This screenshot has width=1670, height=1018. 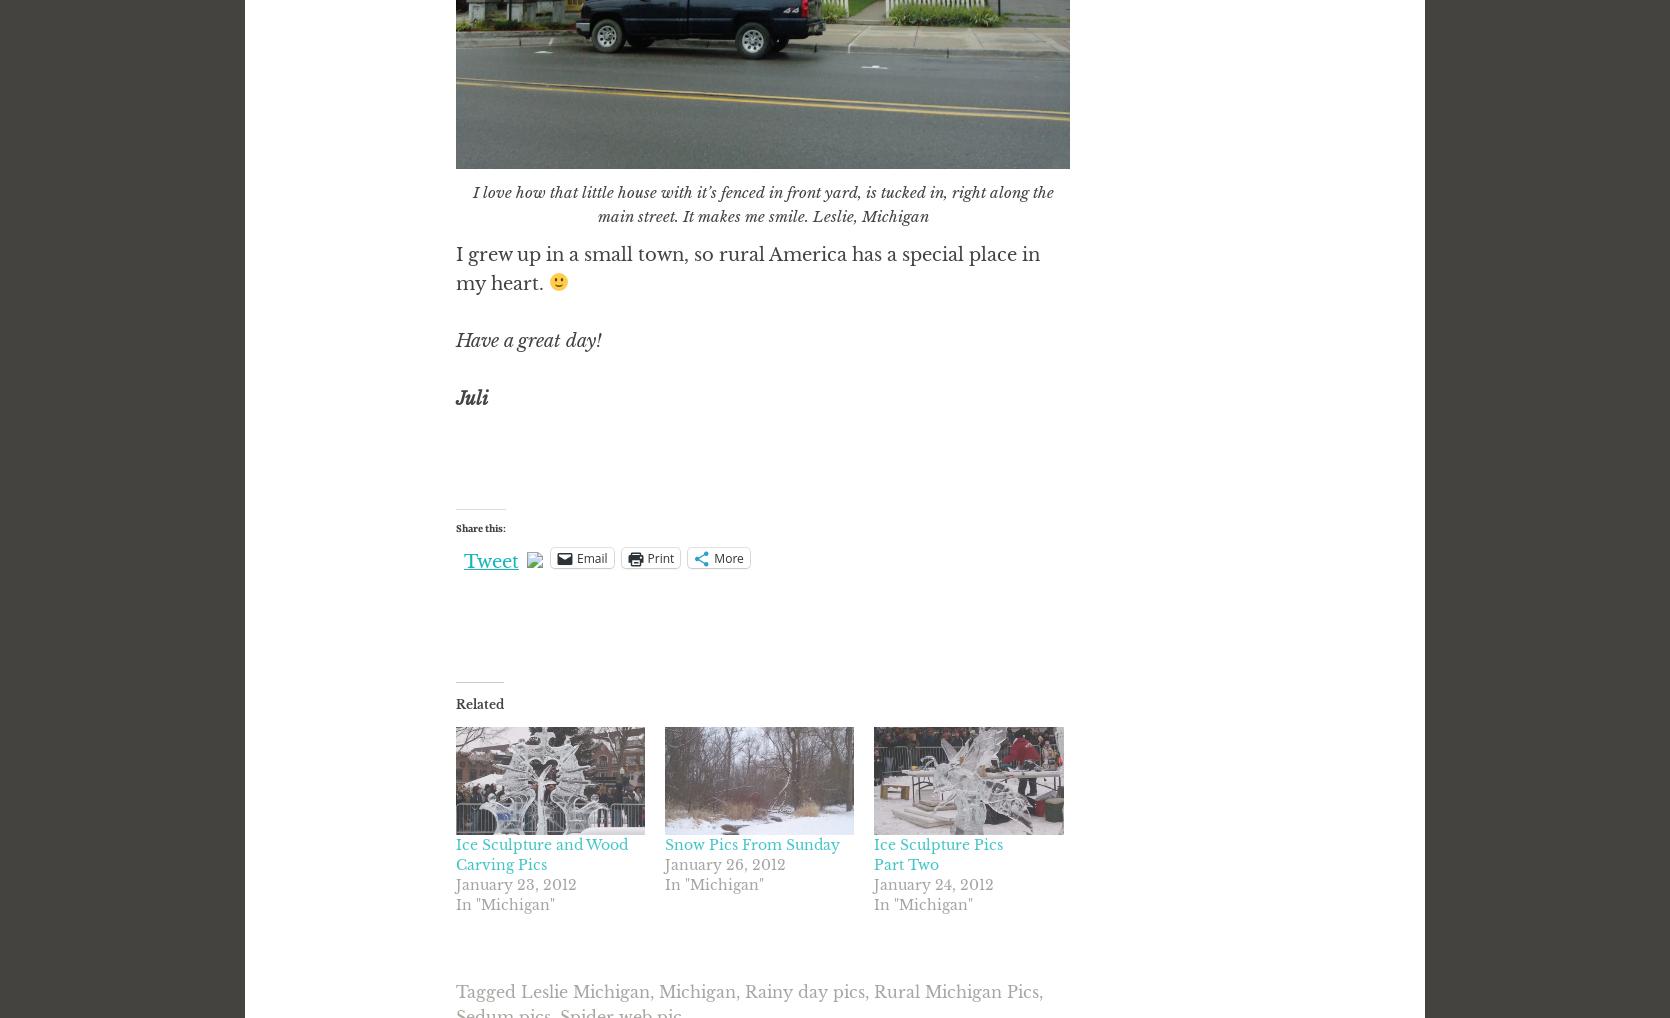 I want to click on 'Tagged', so click(x=455, y=991).